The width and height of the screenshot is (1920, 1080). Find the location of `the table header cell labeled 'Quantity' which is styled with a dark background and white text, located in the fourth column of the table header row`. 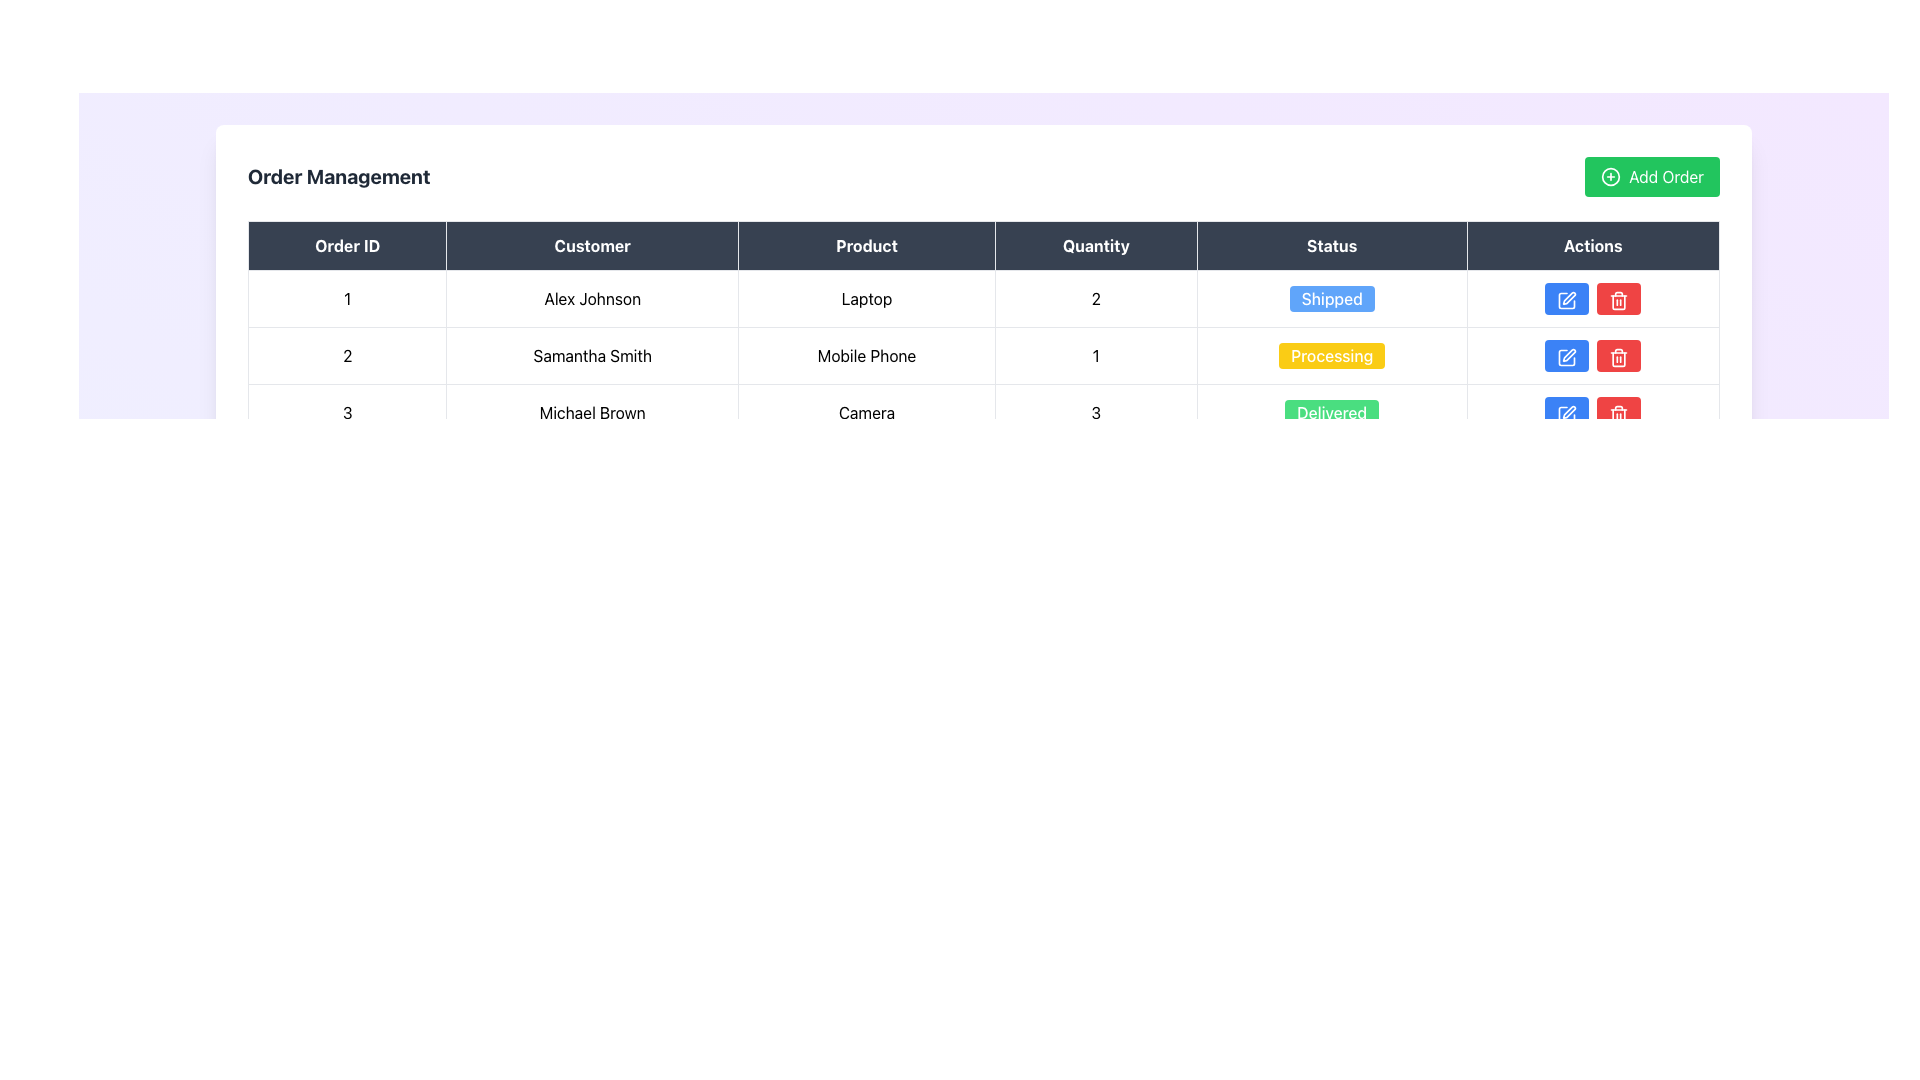

the table header cell labeled 'Quantity' which is styled with a dark background and white text, located in the fourth column of the table header row is located at coordinates (1095, 245).